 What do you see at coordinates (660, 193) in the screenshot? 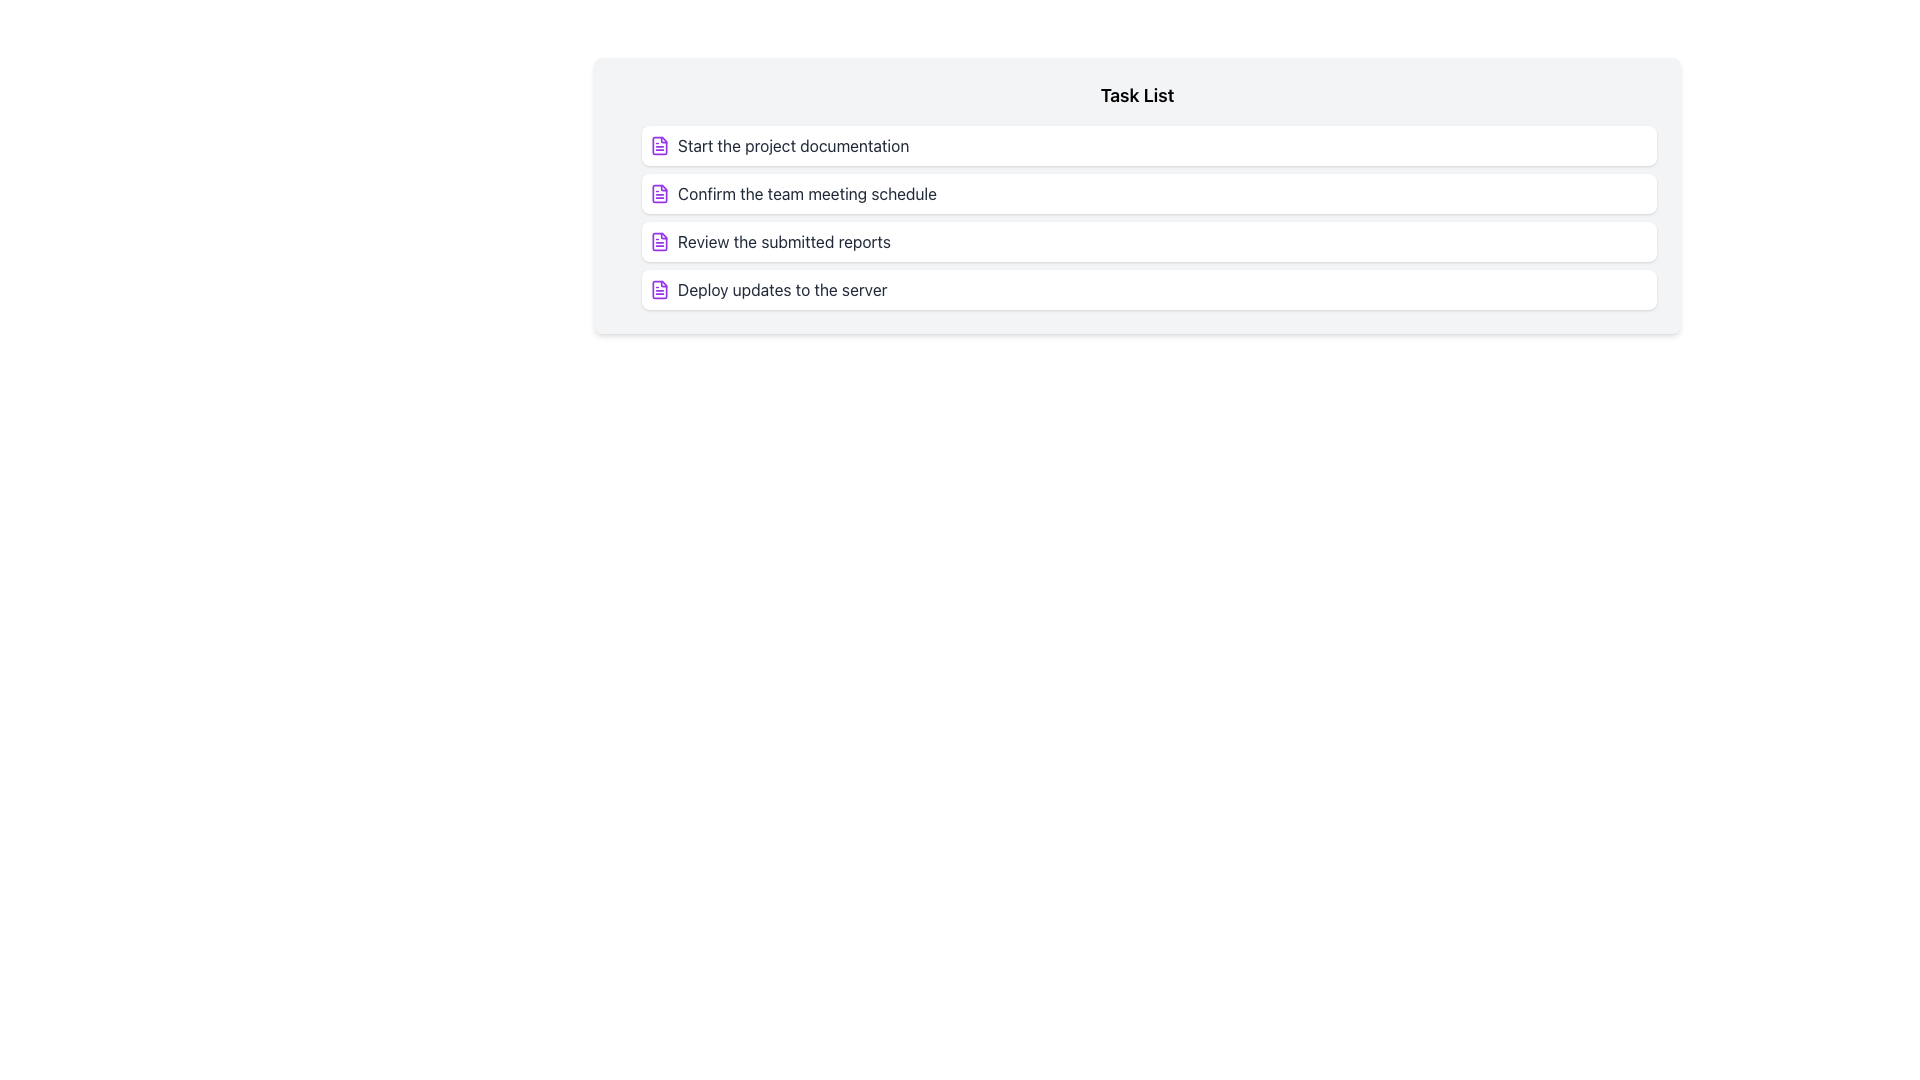
I see `the icon associated with the task 'Confirm the team meeting schedule'` at bounding box center [660, 193].